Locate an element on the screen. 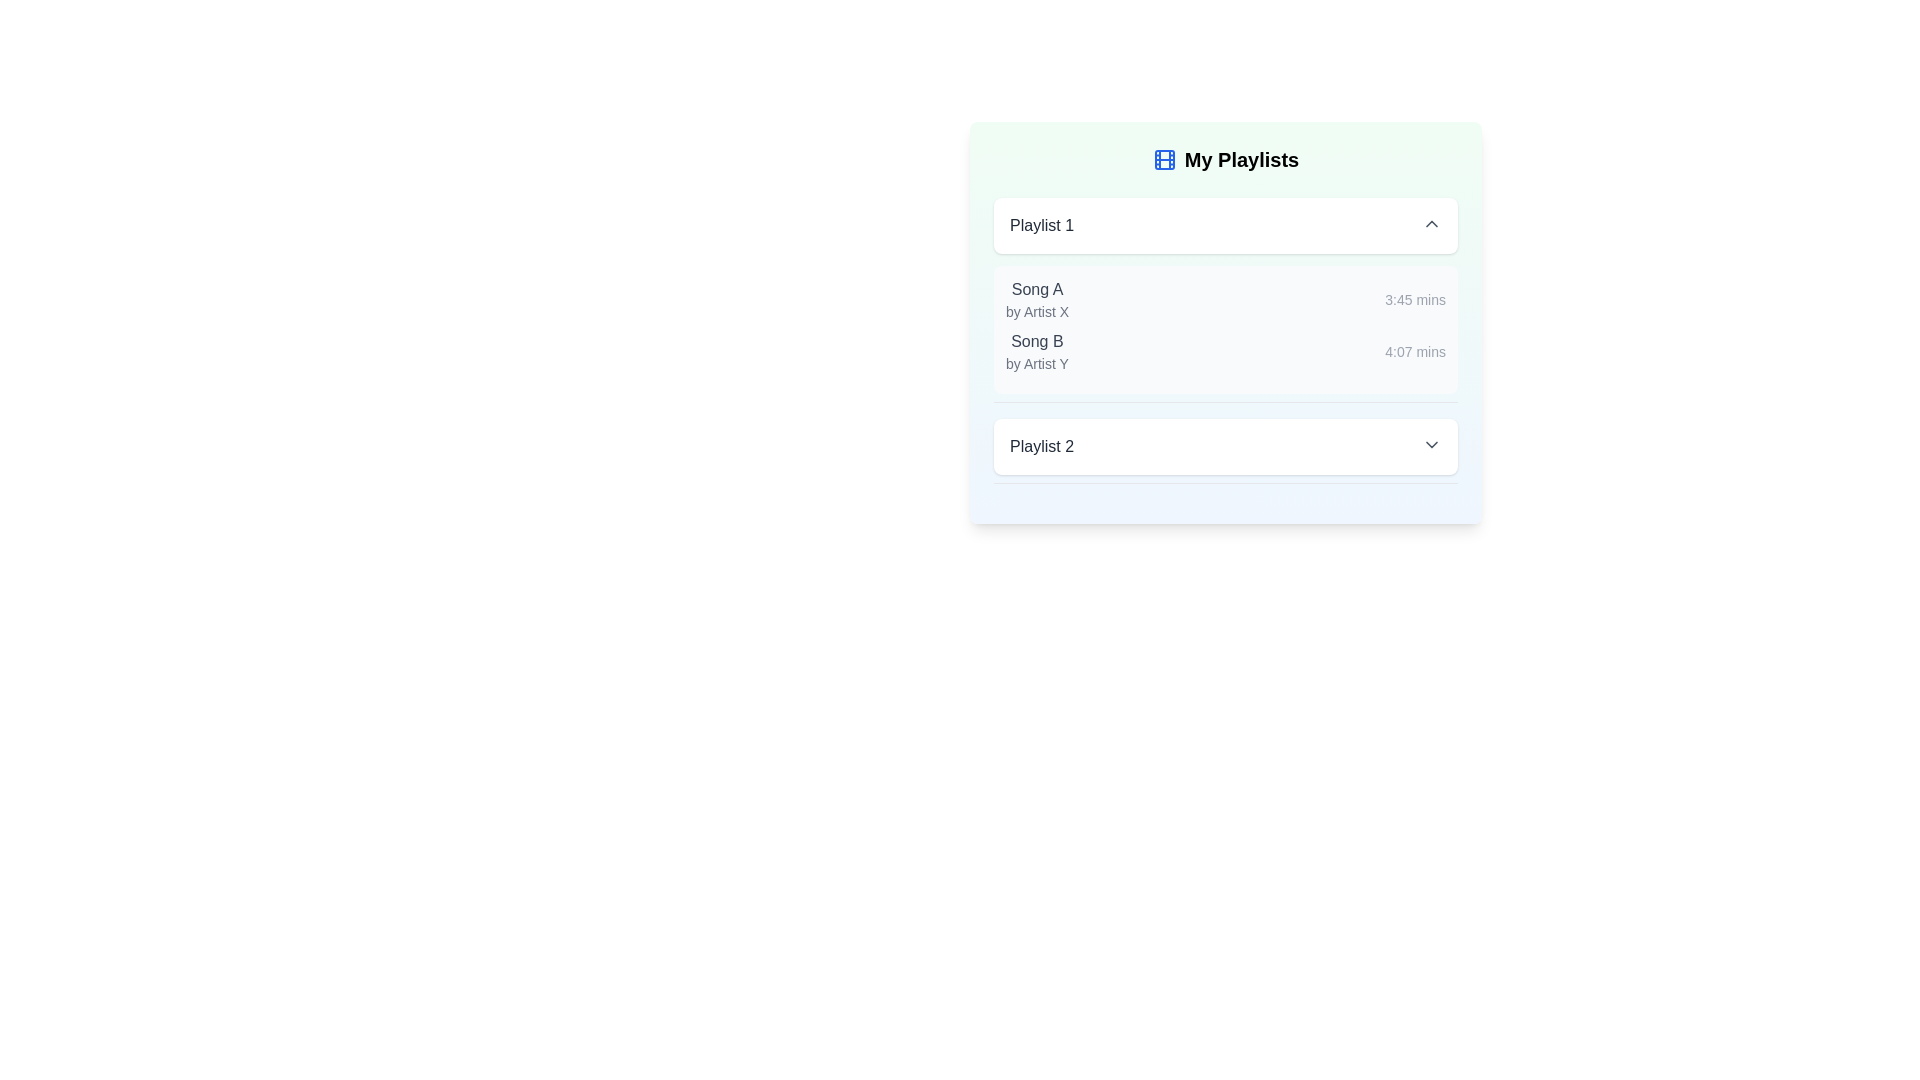 Image resolution: width=1920 pixels, height=1080 pixels. the text group displaying the song title and artist name, which is the second song in the 'Playlist 1' component is located at coordinates (1037, 350).